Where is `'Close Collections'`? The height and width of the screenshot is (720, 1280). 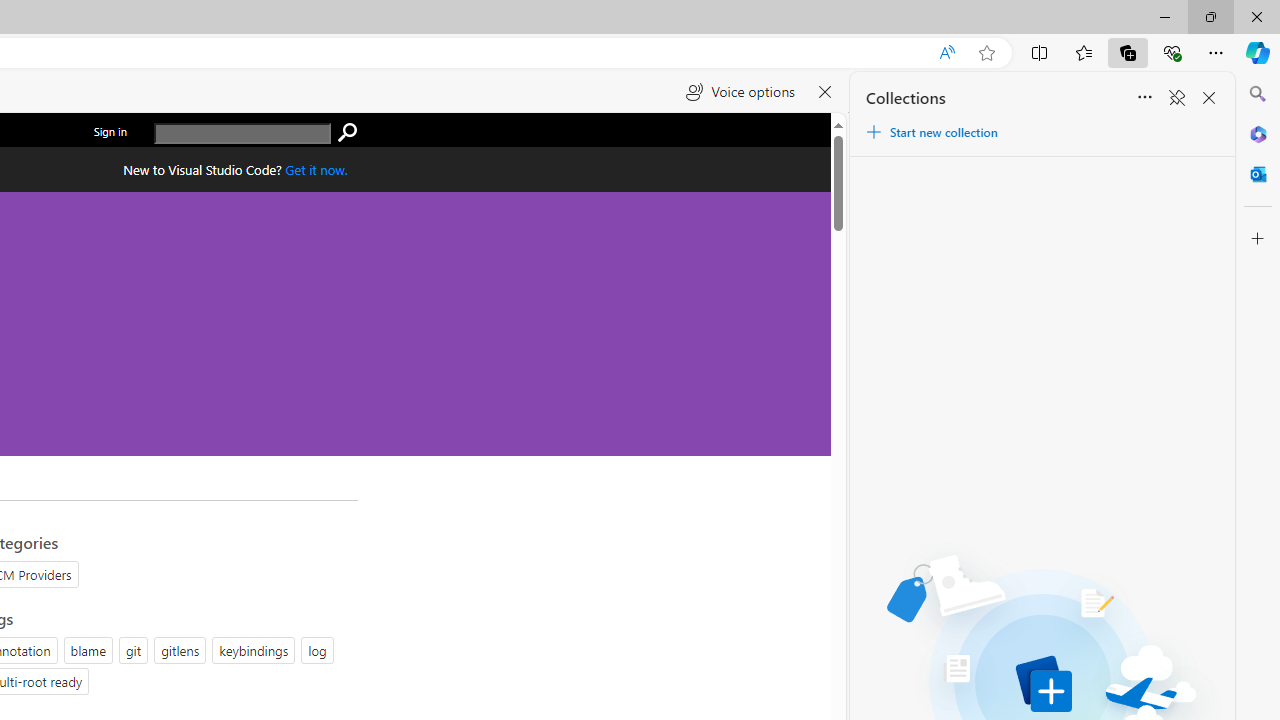 'Close Collections' is located at coordinates (1207, 98).